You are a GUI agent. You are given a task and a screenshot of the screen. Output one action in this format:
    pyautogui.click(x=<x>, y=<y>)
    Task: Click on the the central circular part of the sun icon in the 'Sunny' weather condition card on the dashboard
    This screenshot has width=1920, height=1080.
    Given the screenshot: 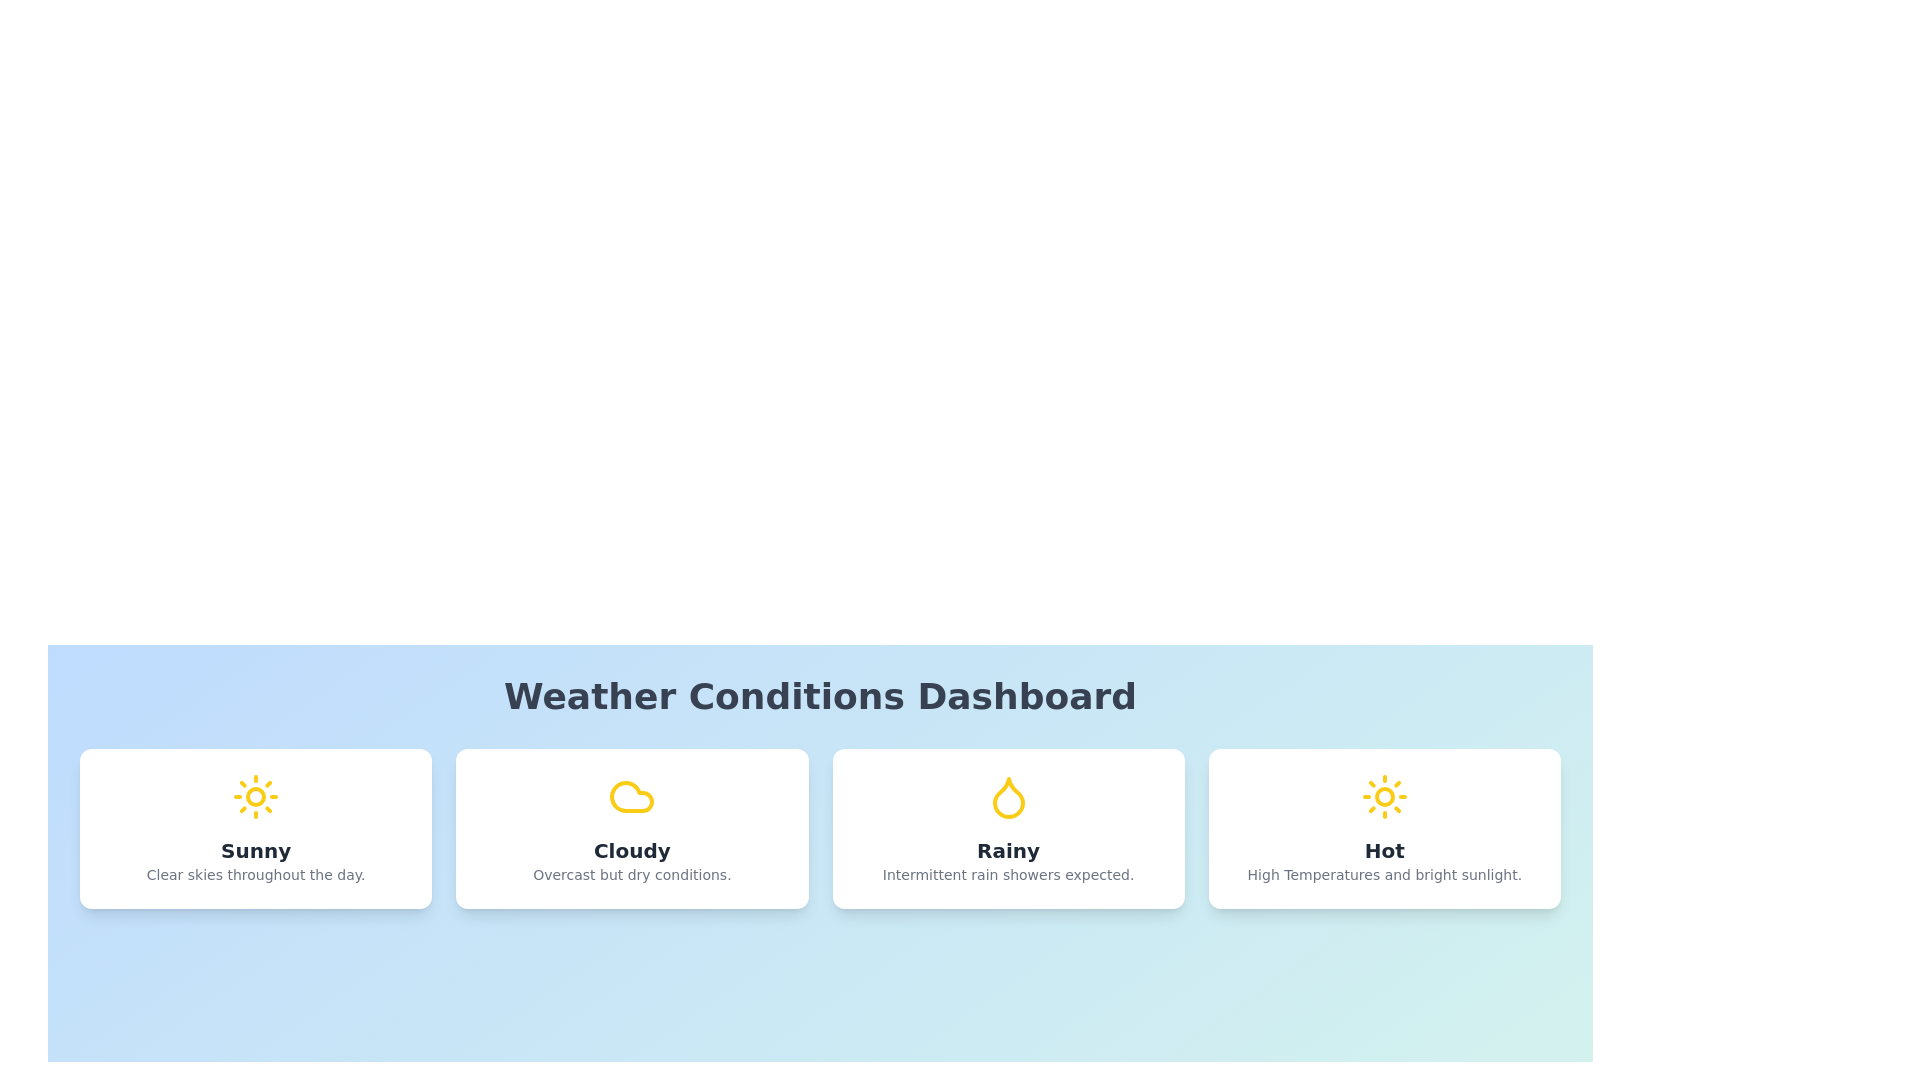 What is the action you would take?
    pyautogui.click(x=255, y=796)
    